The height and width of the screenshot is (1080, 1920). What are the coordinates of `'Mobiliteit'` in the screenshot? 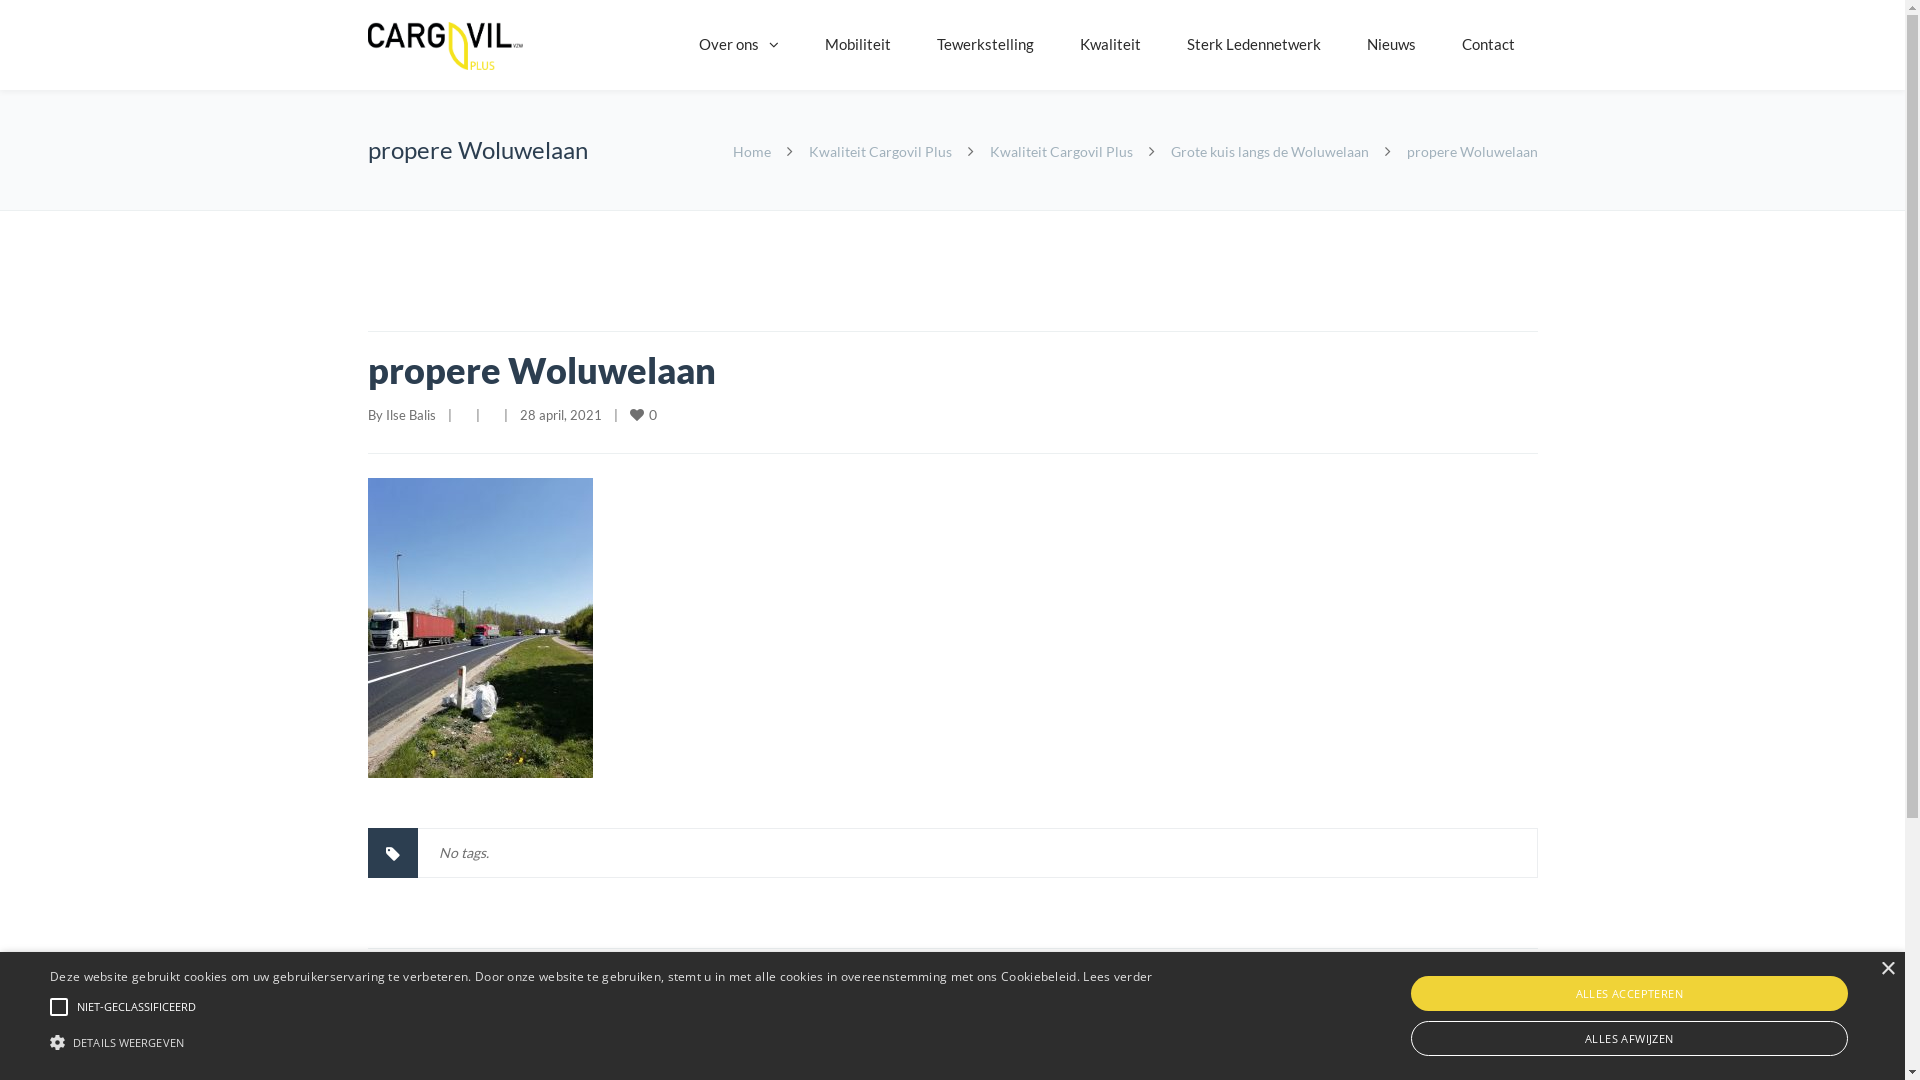 It's located at (858, 45).